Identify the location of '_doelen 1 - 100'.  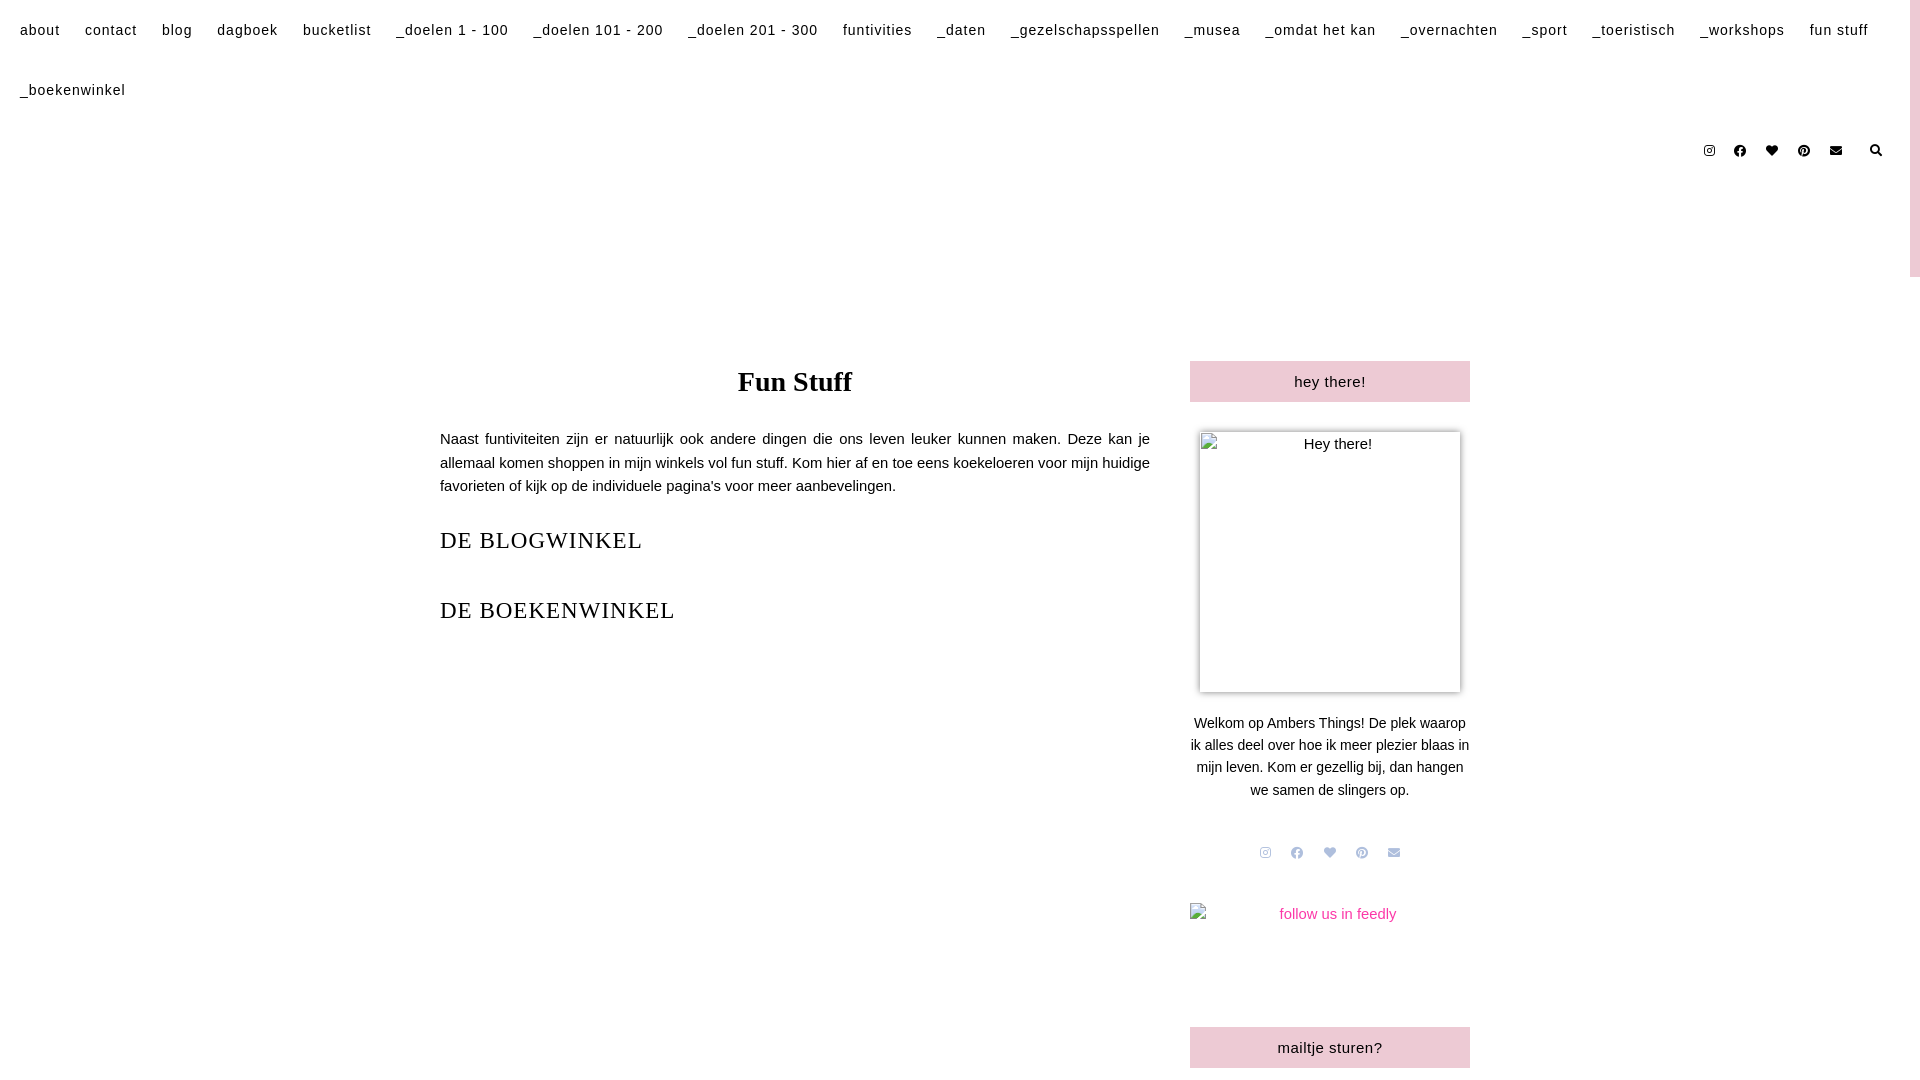
(395, 30).